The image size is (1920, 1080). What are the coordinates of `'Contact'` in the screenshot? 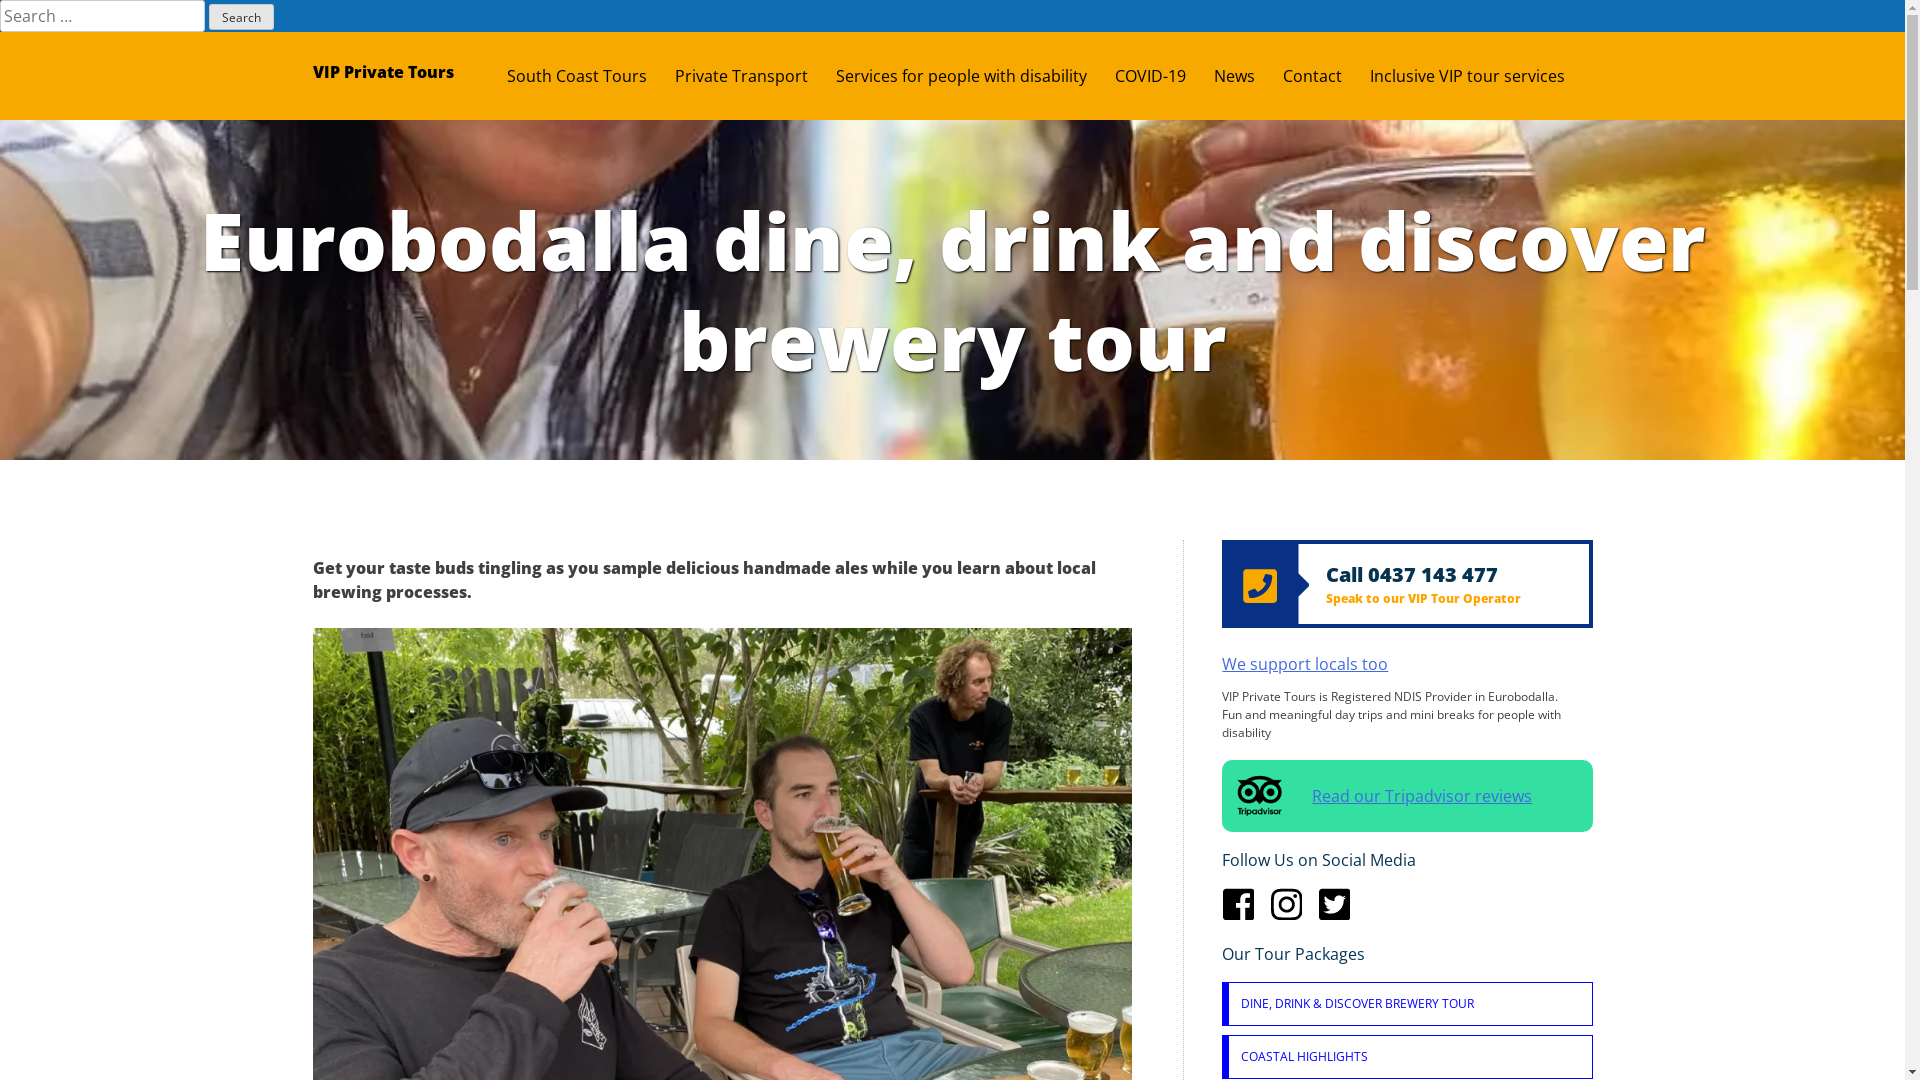 It's located at (1281, 75).